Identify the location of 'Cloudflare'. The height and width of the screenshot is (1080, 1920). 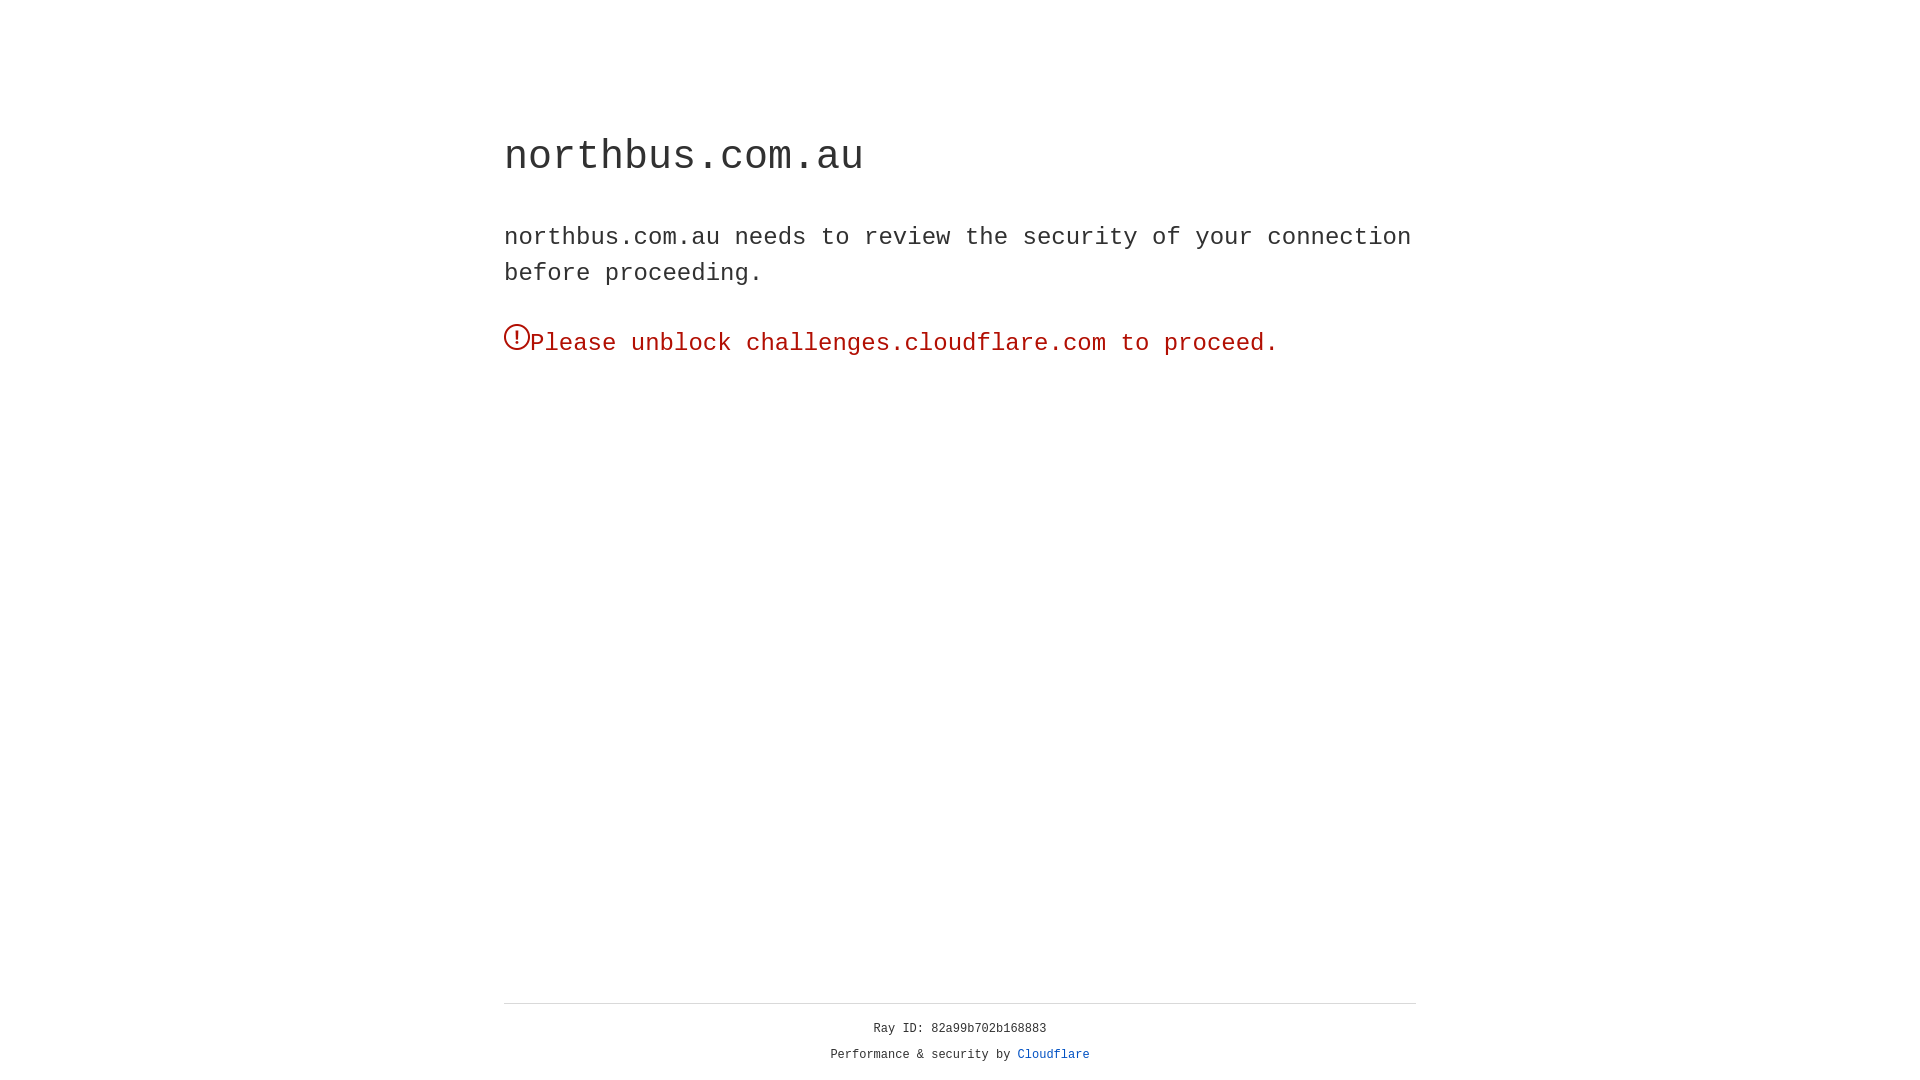
(1053, 1054).